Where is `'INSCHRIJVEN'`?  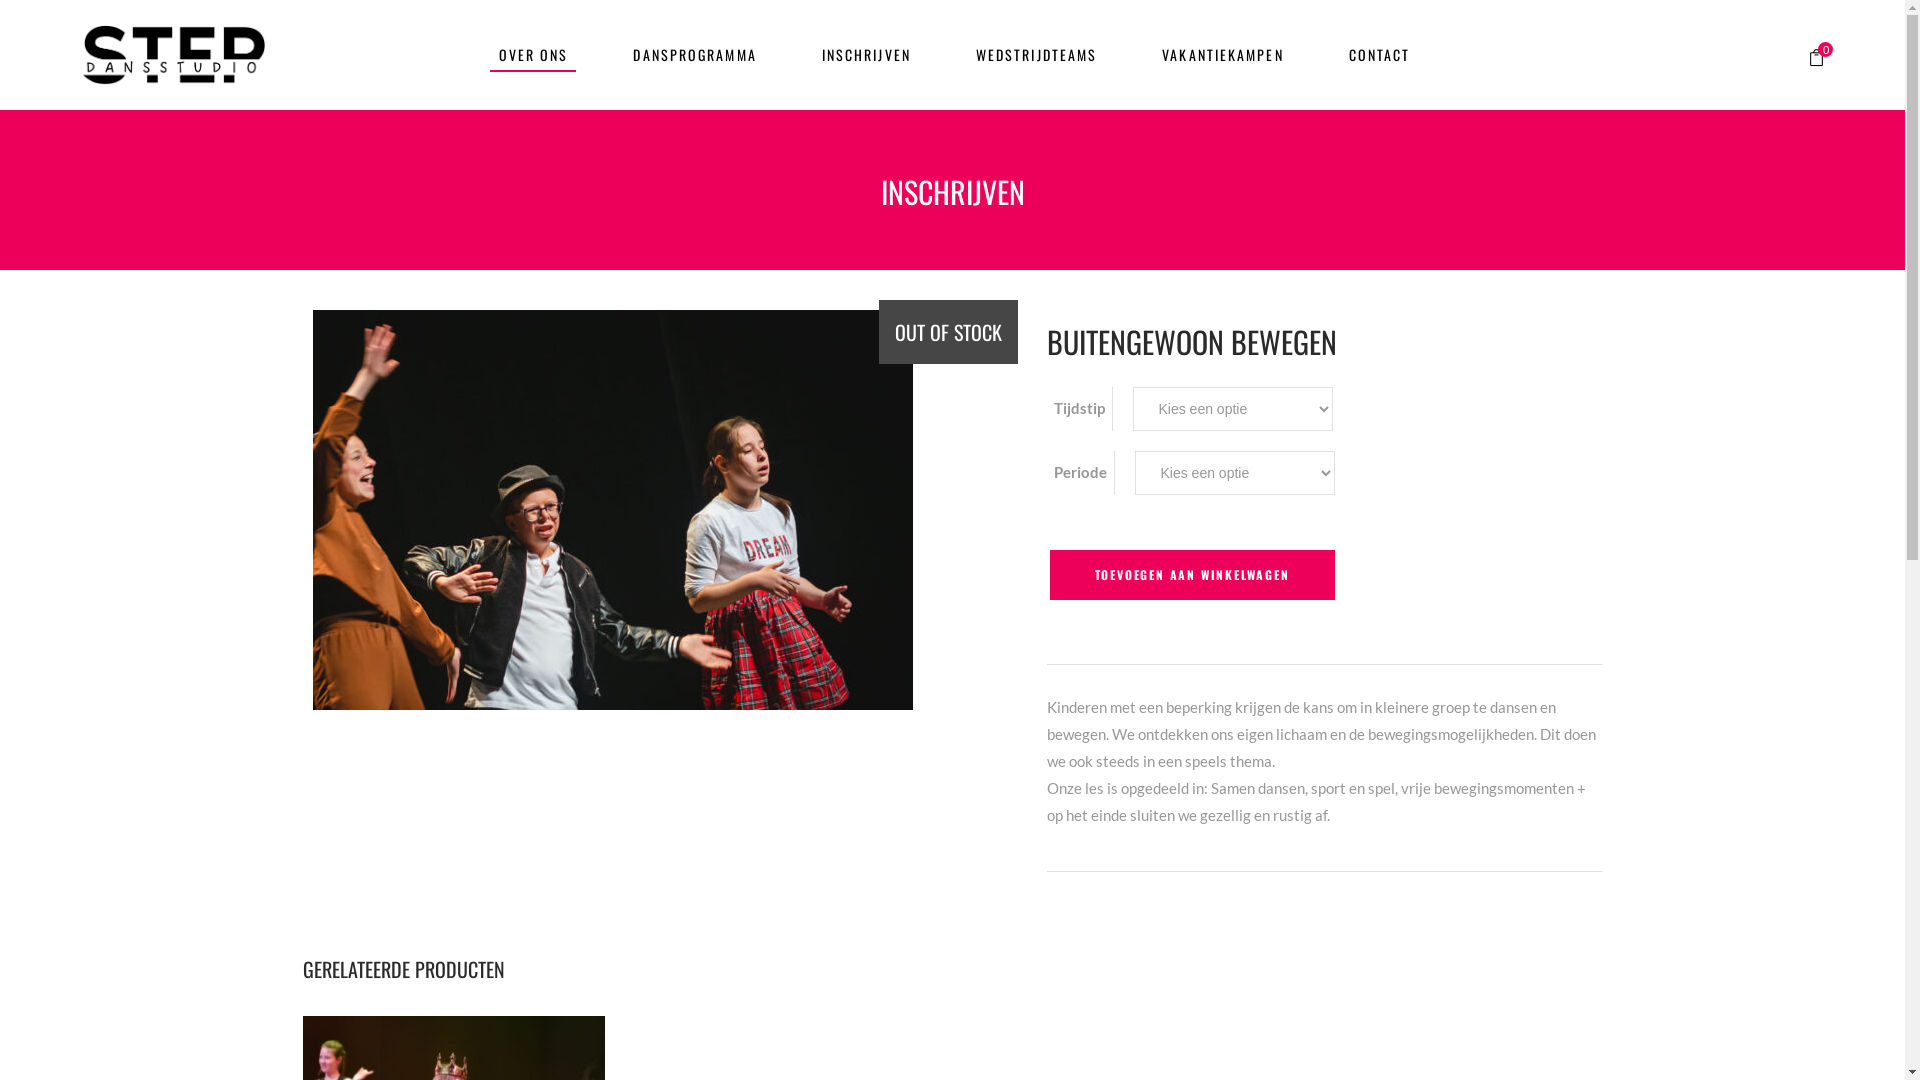
'INSCHRIJVEN' is located at coordinates (865, 53).